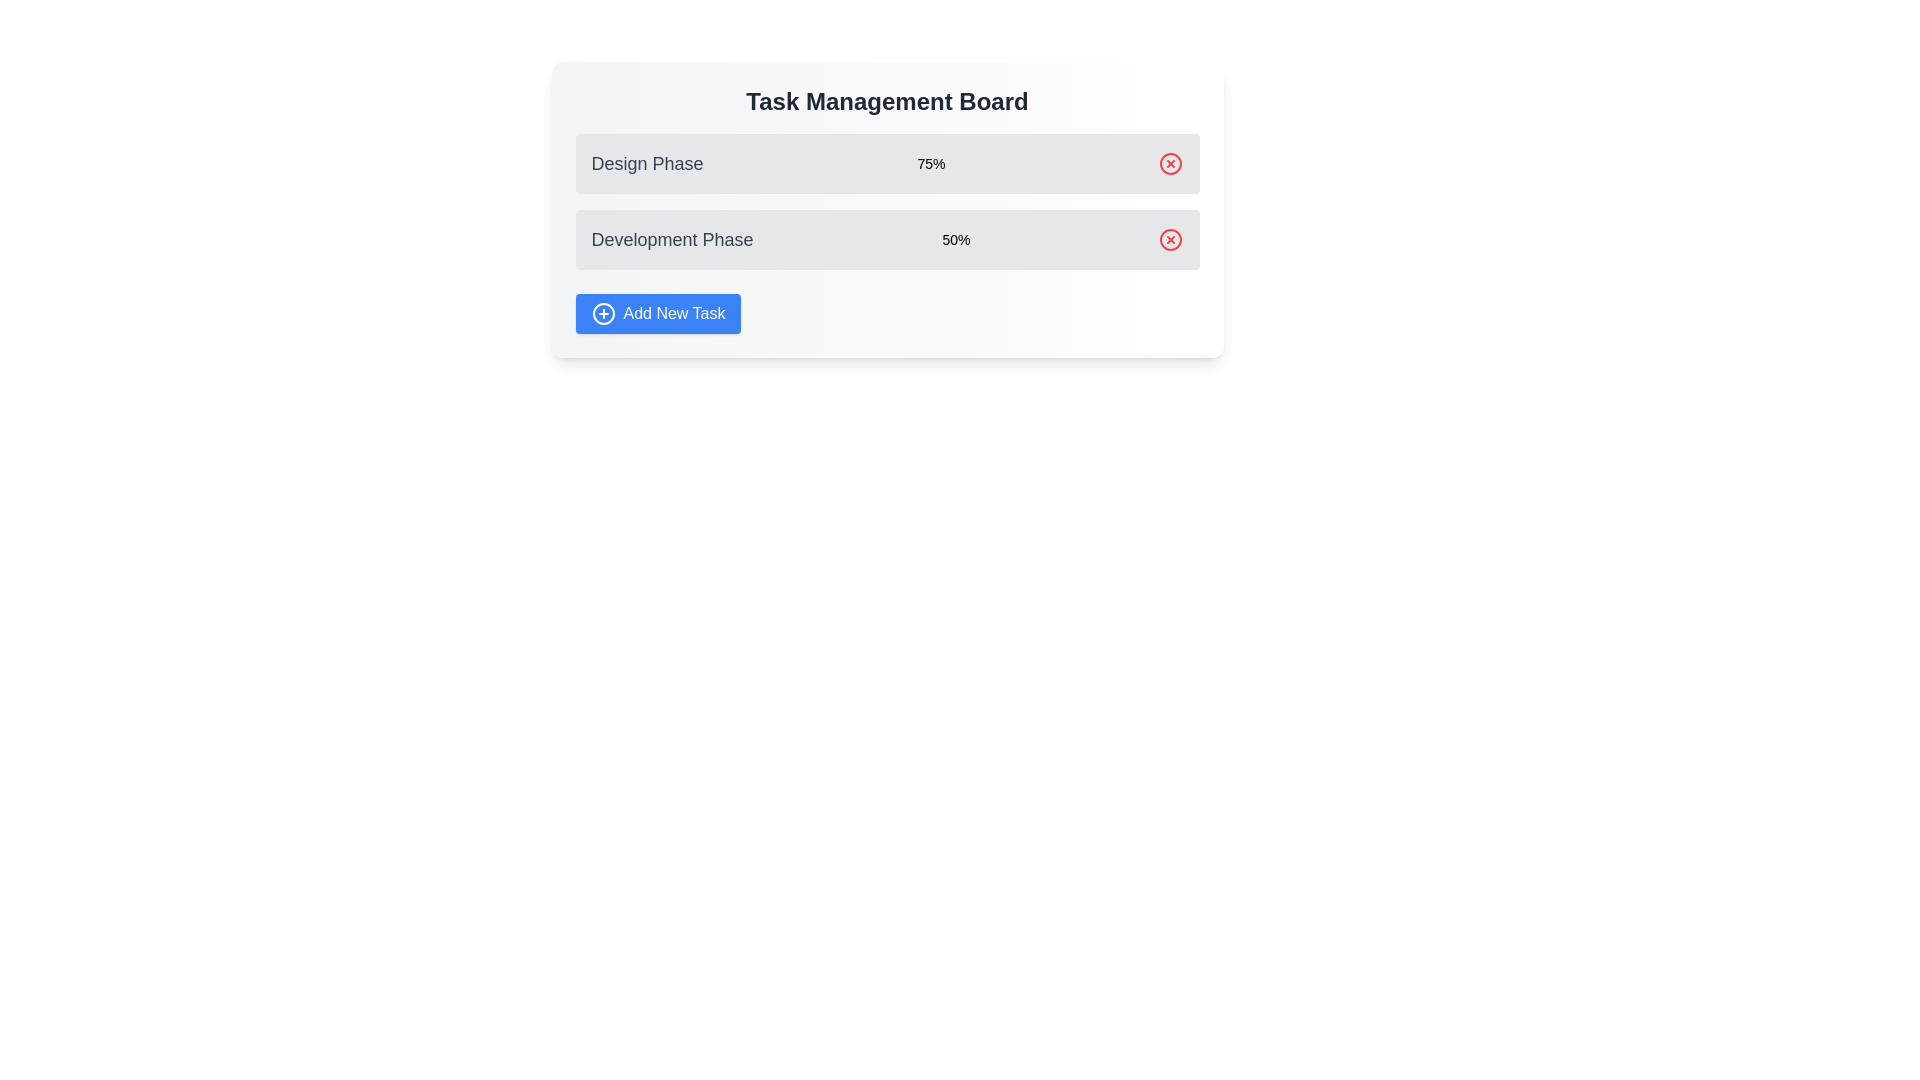  What do you see at coordinates (602, 313) in the screenshot?
I see `the circular '+' icon with a hollow outline, located to the left of the 'Add New Task' button` at bounding box center [602, 313].